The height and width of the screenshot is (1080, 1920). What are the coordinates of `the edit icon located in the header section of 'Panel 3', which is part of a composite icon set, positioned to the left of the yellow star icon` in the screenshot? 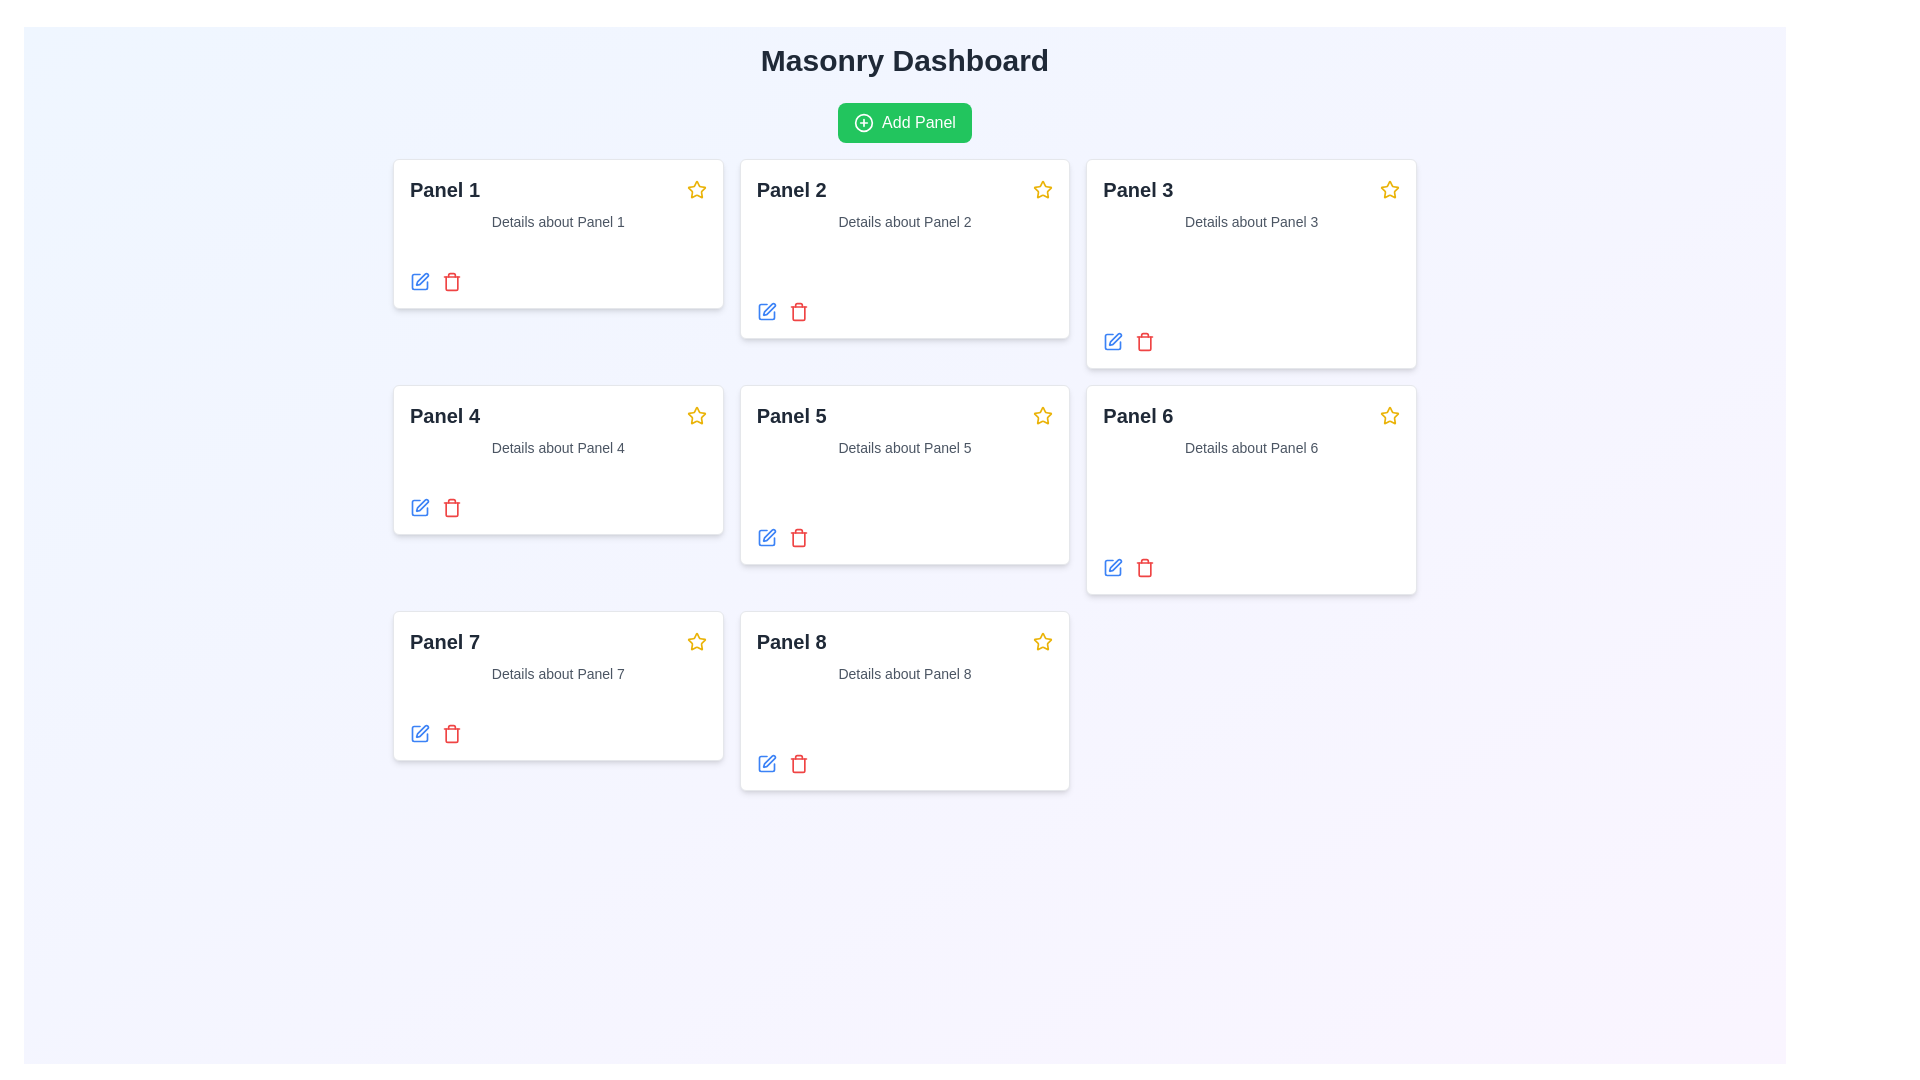 It's located at (1112, 341).